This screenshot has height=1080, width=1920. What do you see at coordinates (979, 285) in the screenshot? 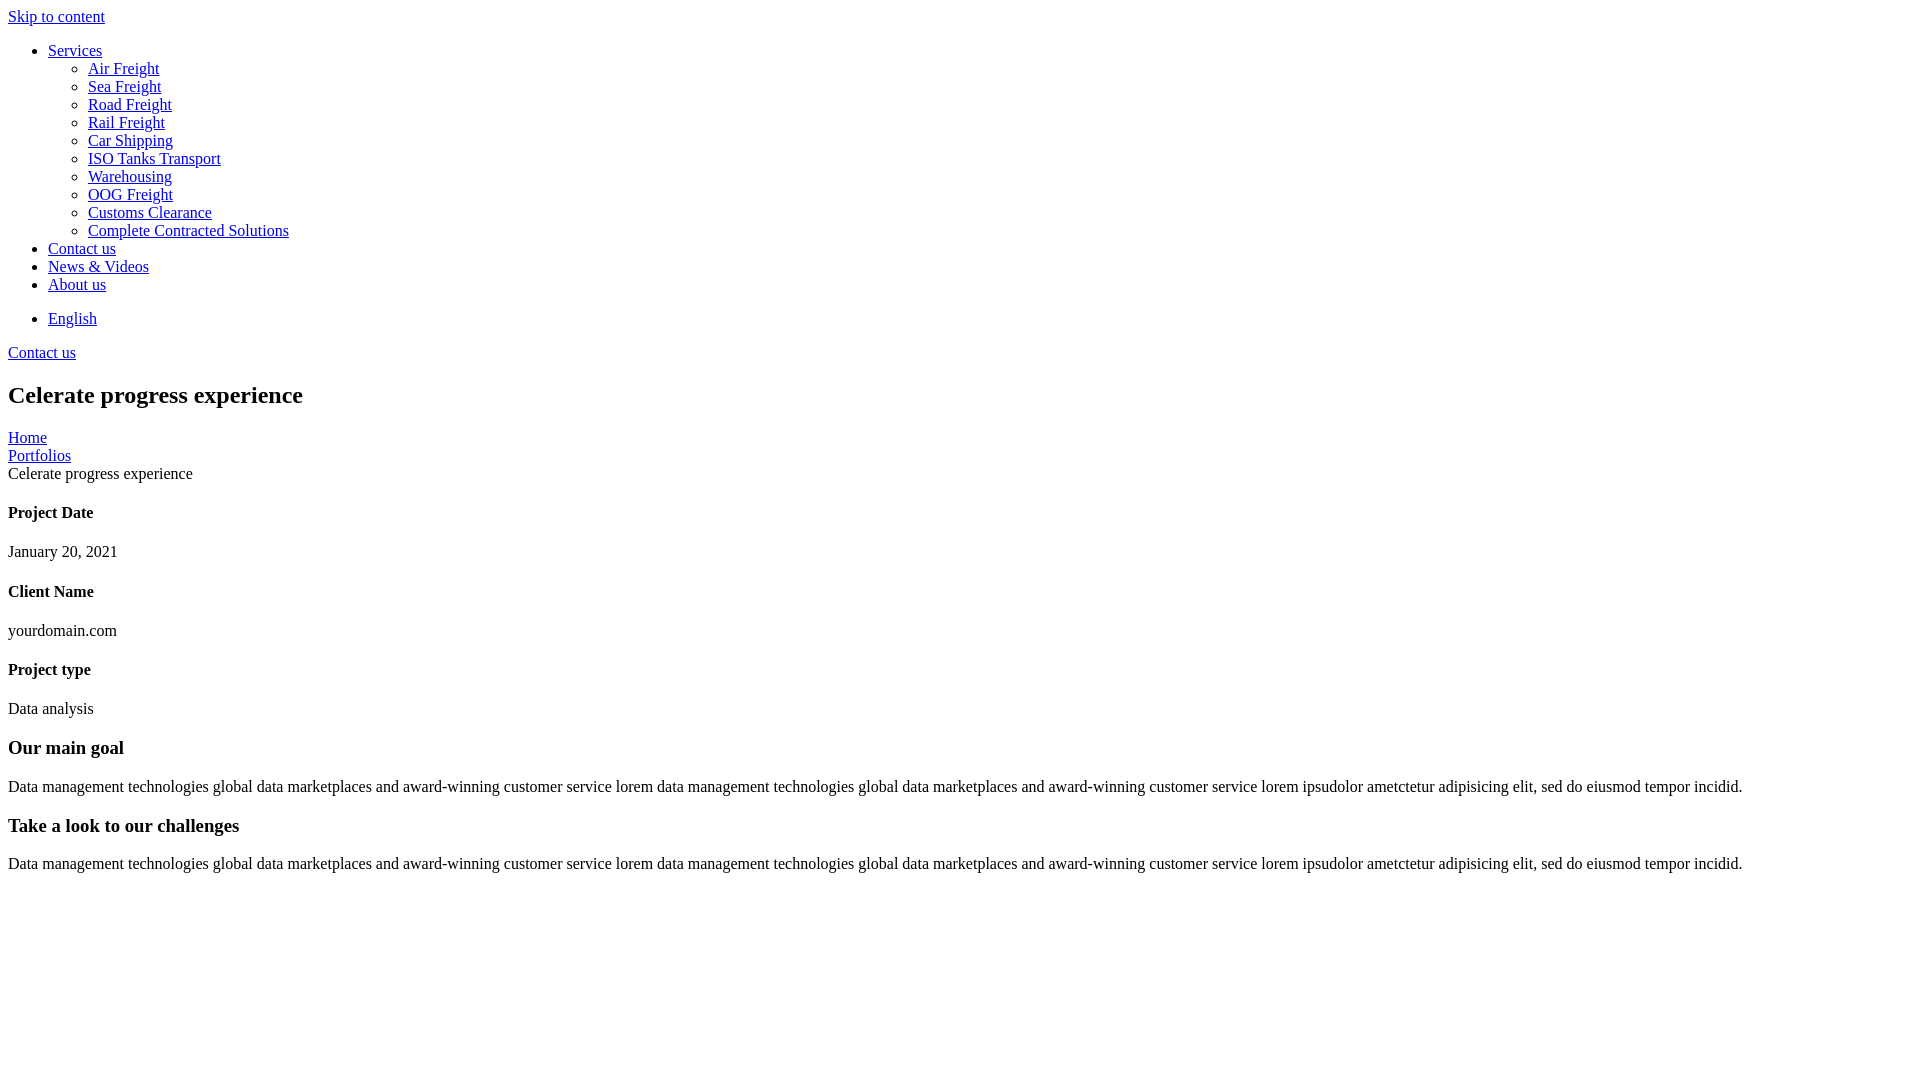
I see `'About us'` at bounding box center [979, 285].